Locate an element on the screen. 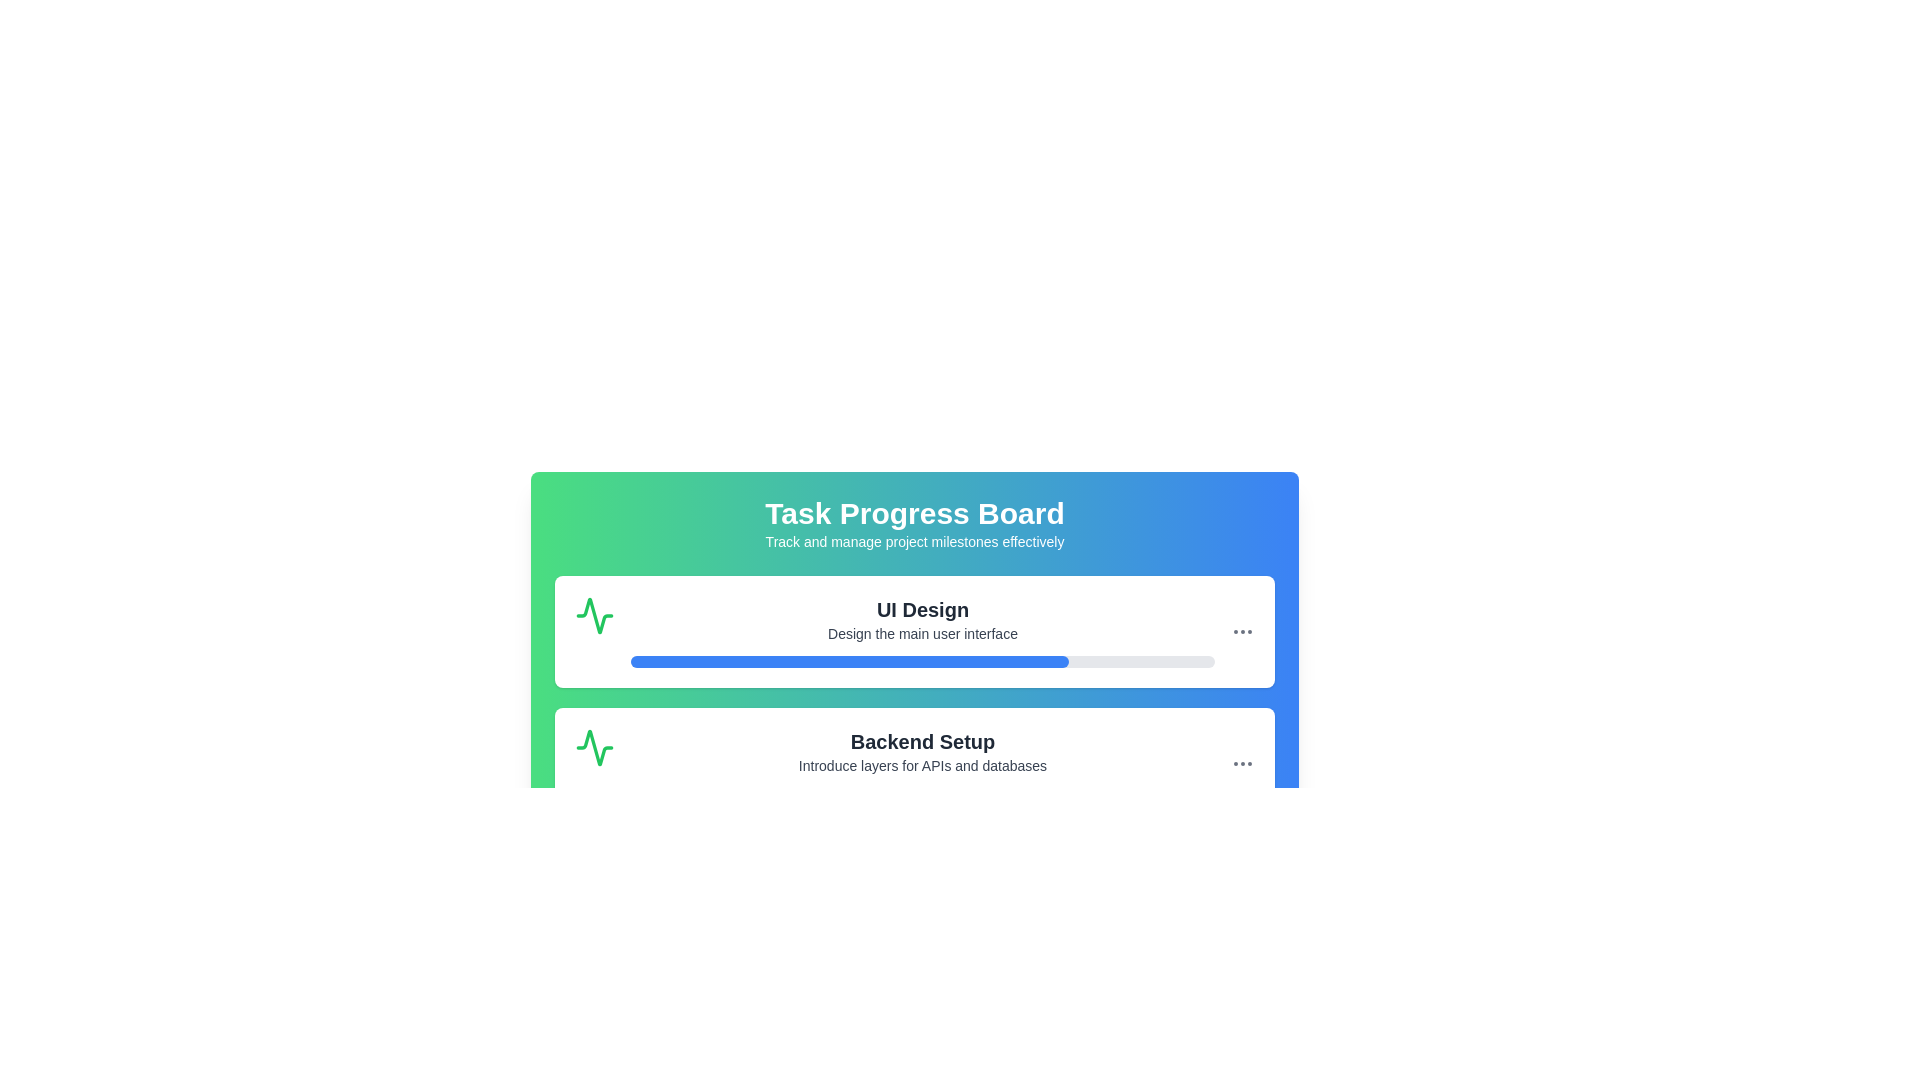  the progress bar segment indicating 75% completion of the 'UI Design' task is located at coordinates (849, 662).